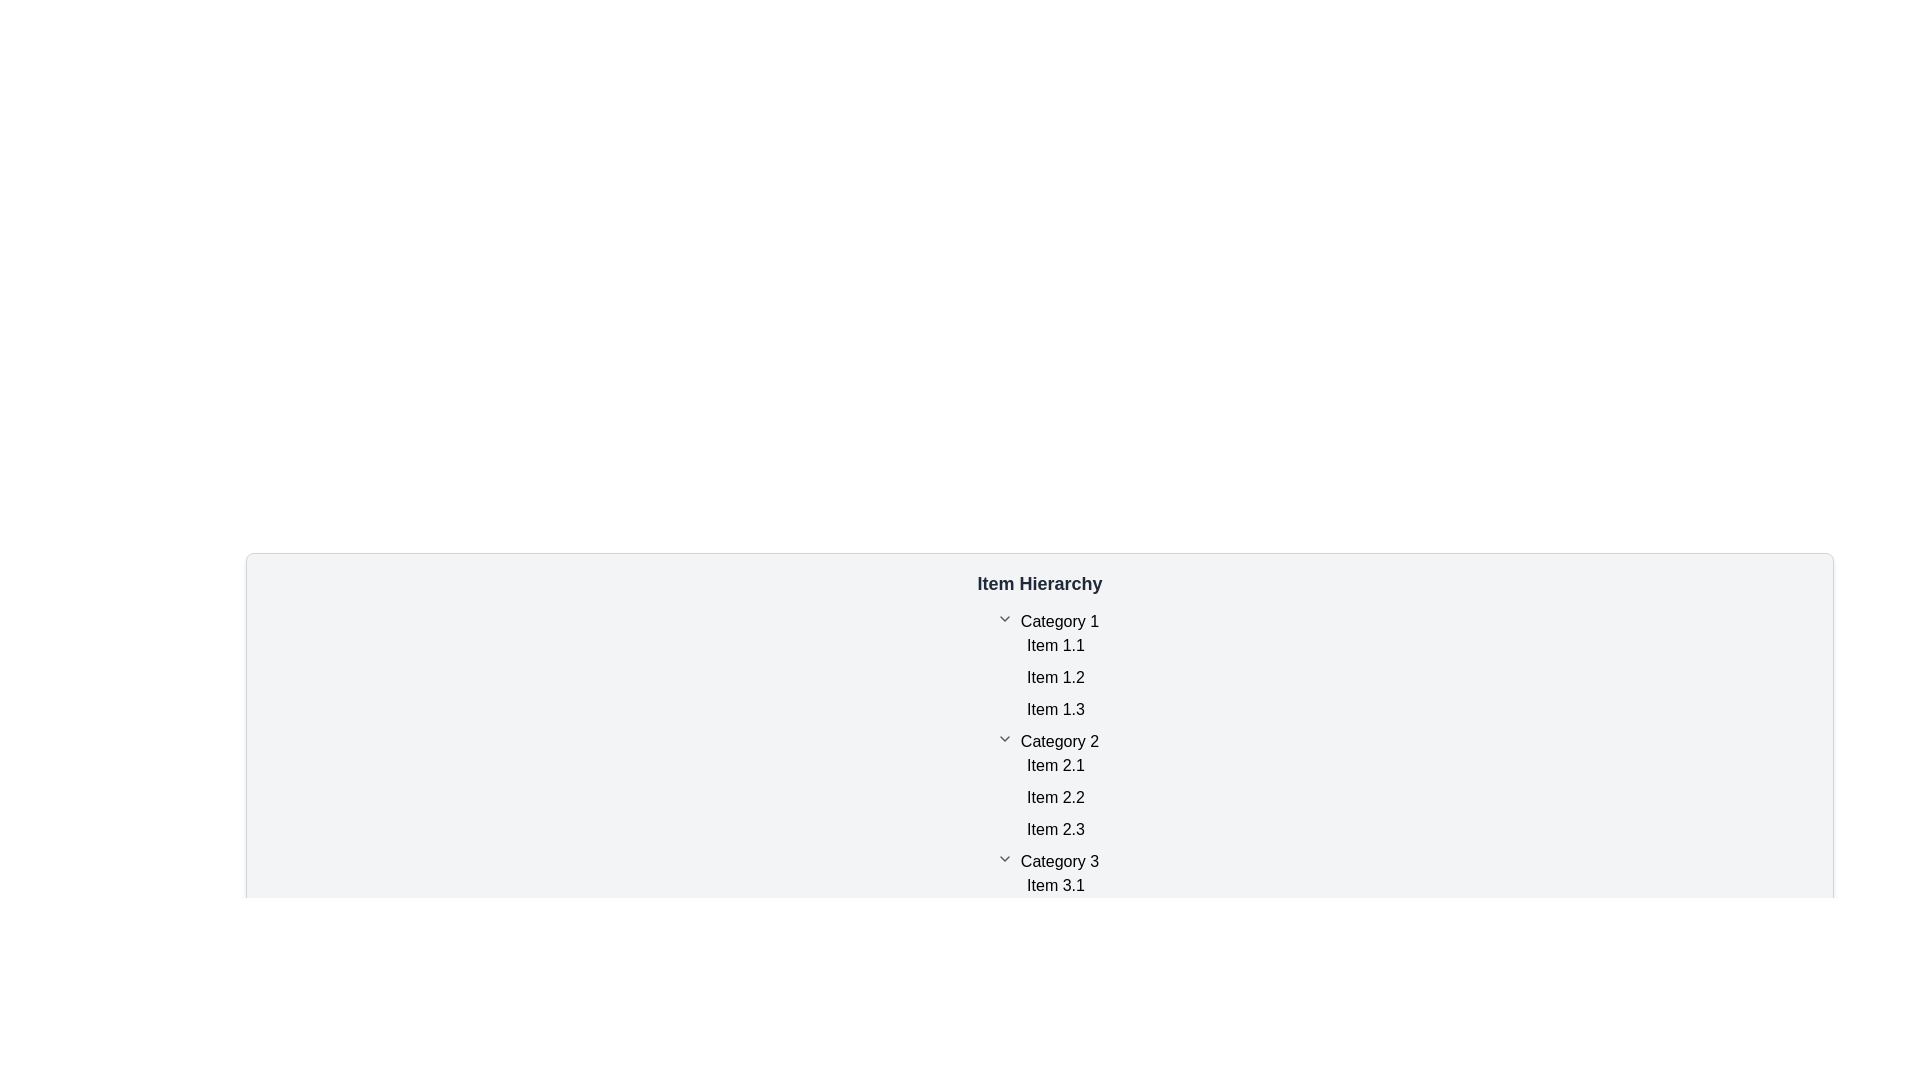 The width and height of the screenshot is (1920, 1080). Describe the element at coordinates (1004, 617) in the screenshot. I see `the Chevron icon located to the left of the 'Category 1' text label in the hierarchical menu` at that location.